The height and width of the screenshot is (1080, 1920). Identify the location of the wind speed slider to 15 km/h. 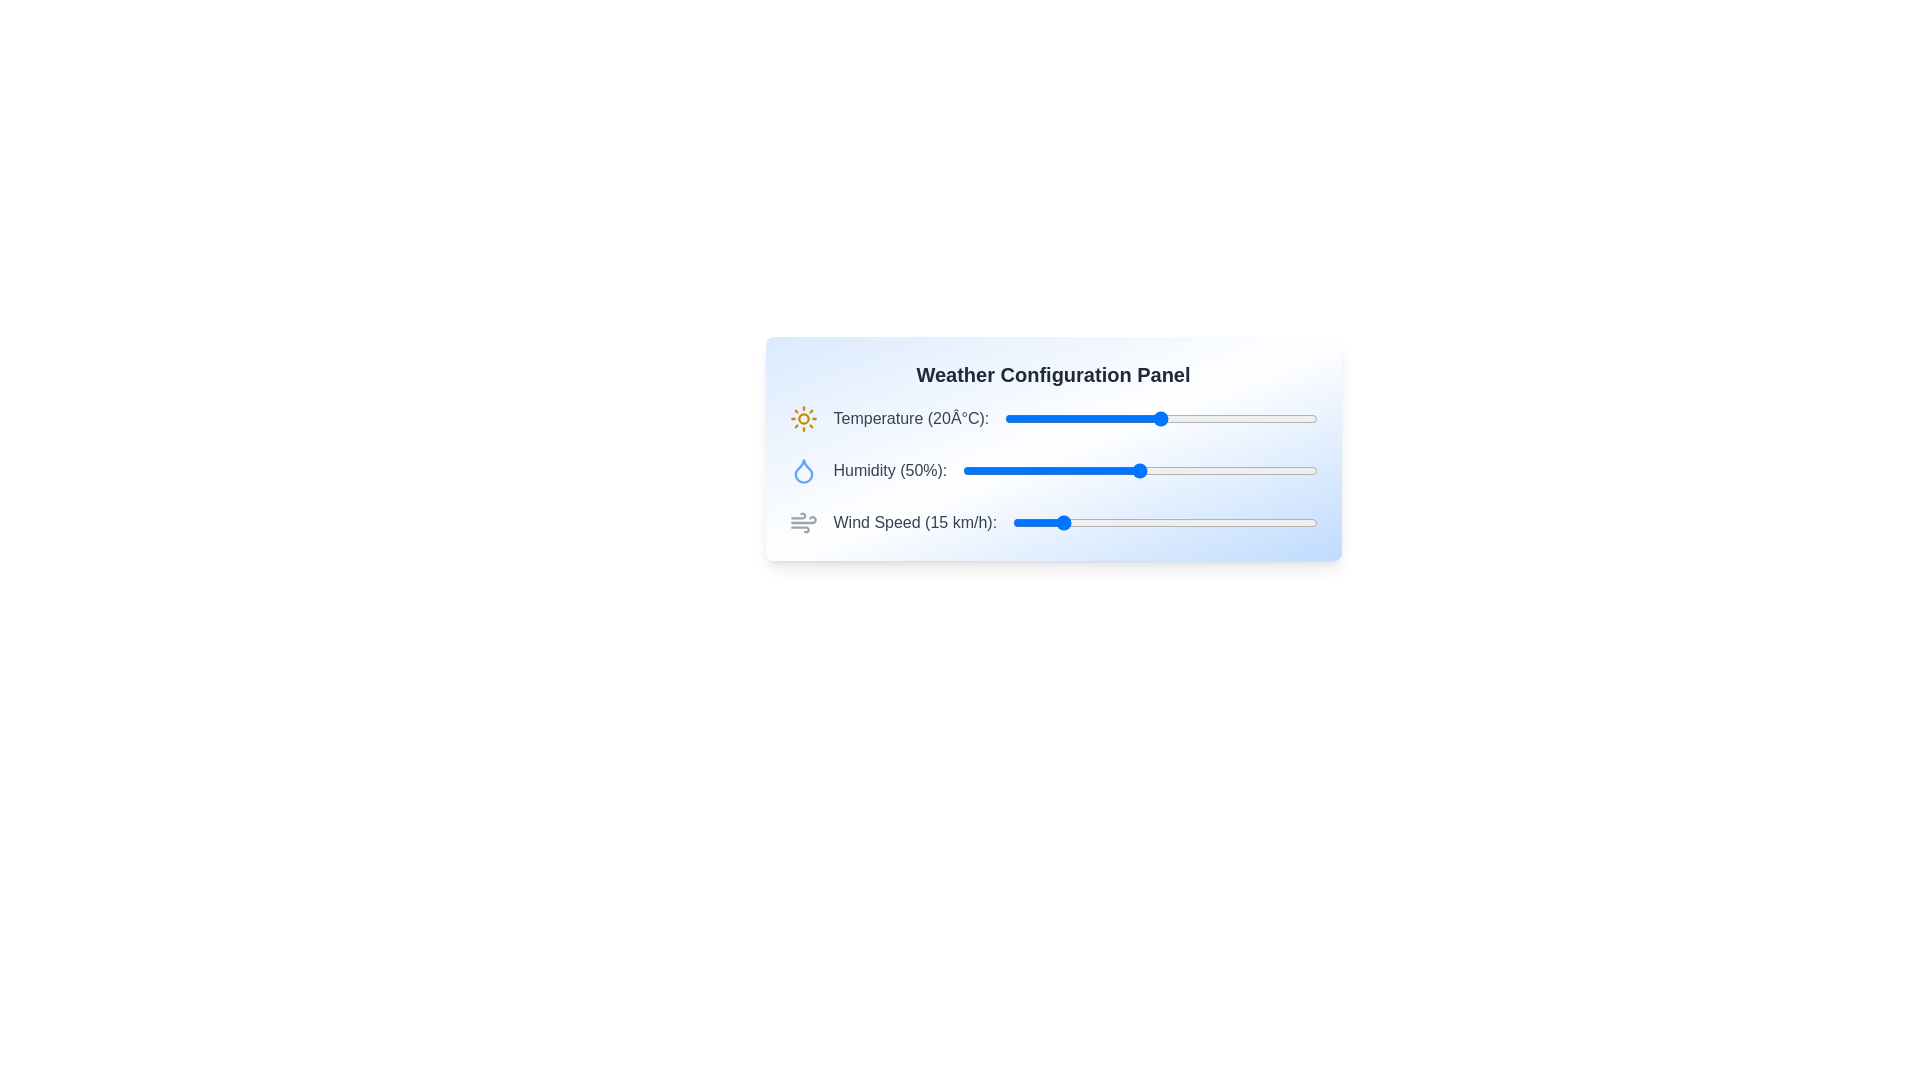
(1057, 522).